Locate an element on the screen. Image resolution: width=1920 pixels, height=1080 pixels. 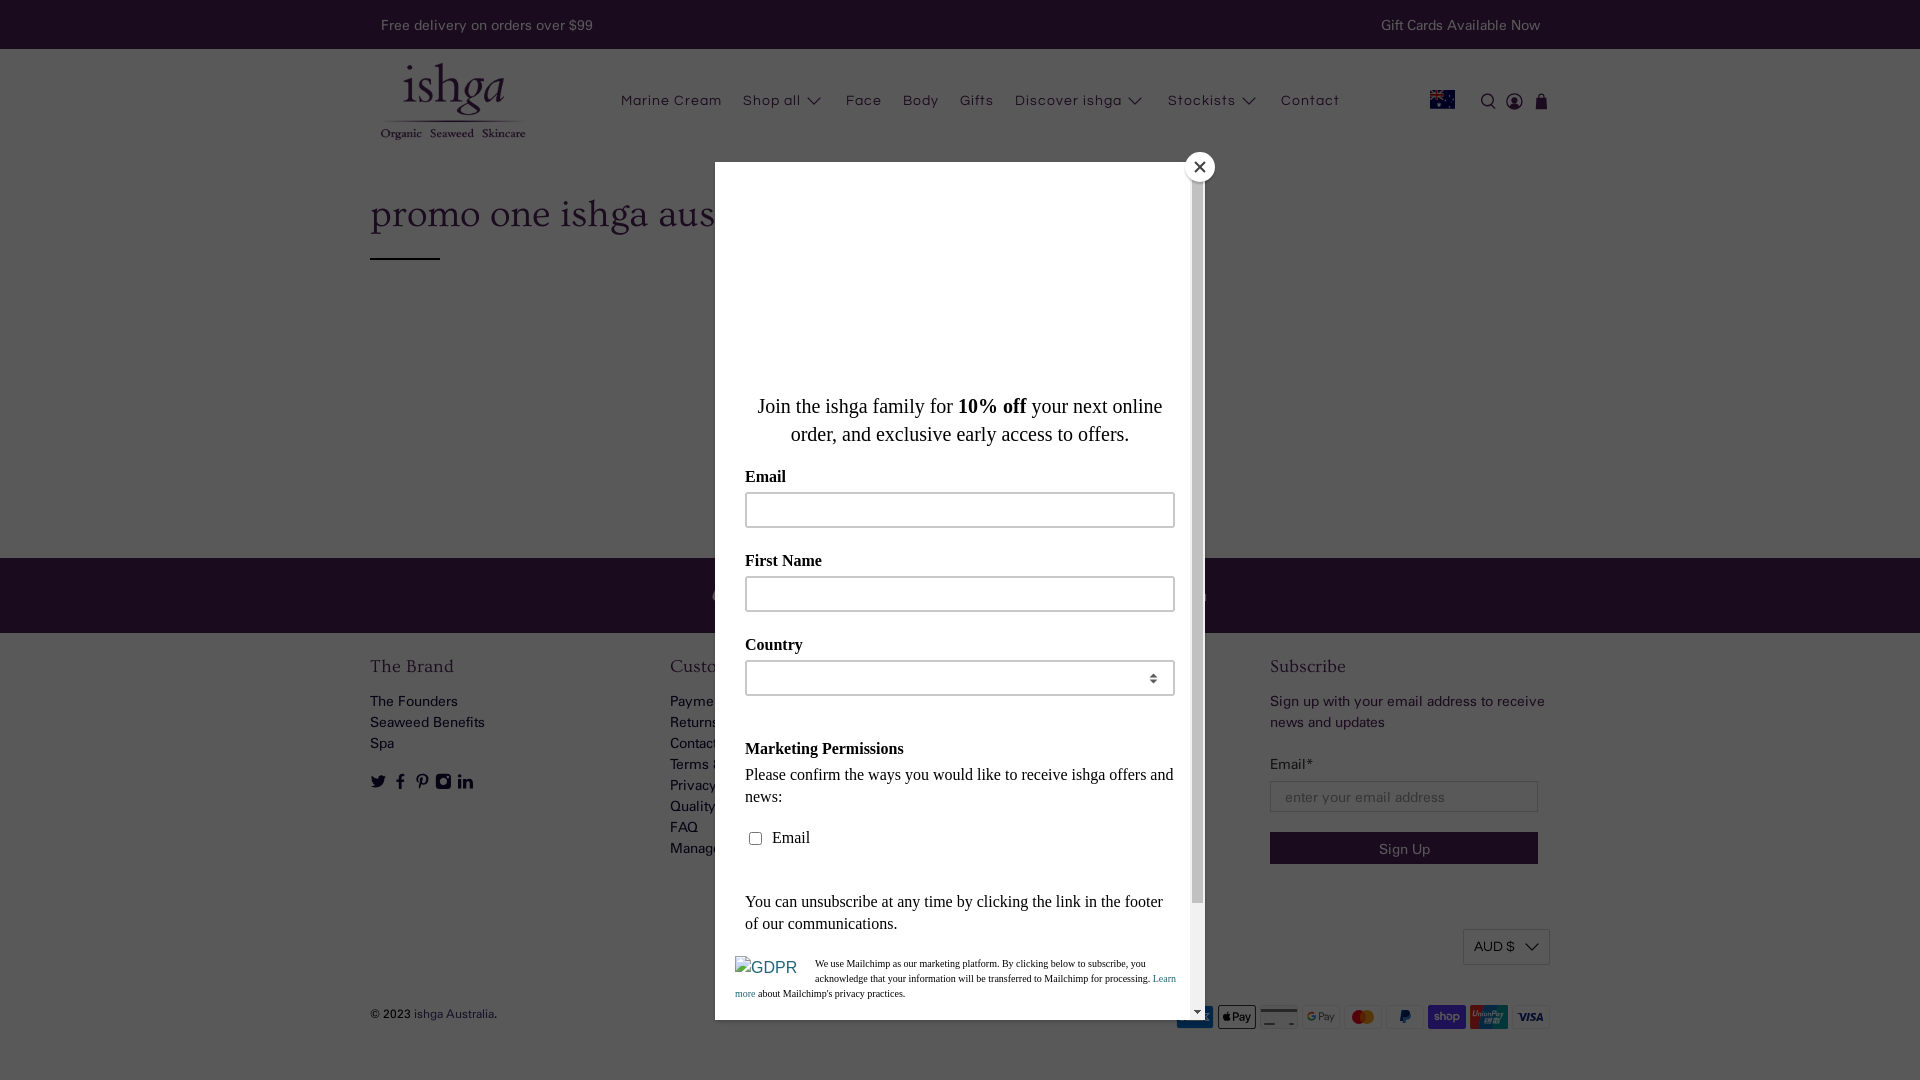
'Shop all' is located at coordinates (730, 101).